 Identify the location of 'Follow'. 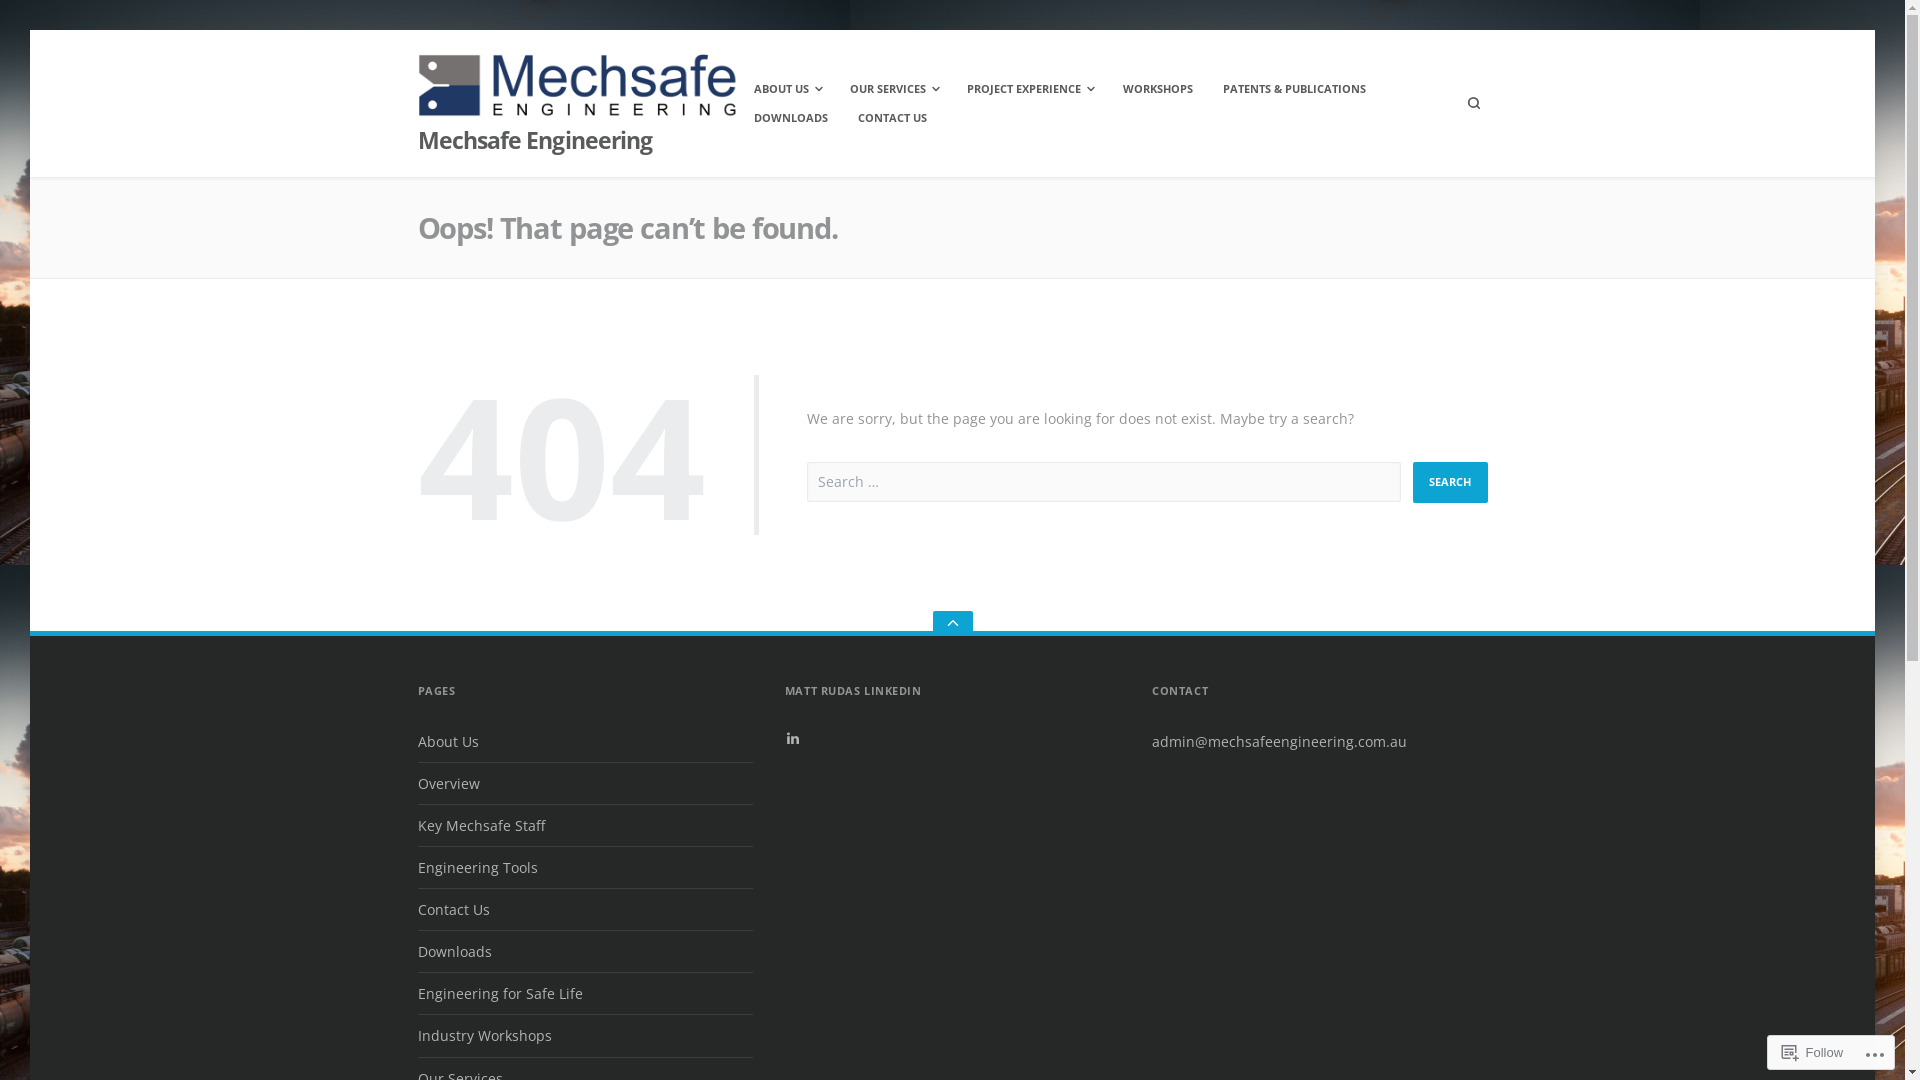
(1813, 1051).